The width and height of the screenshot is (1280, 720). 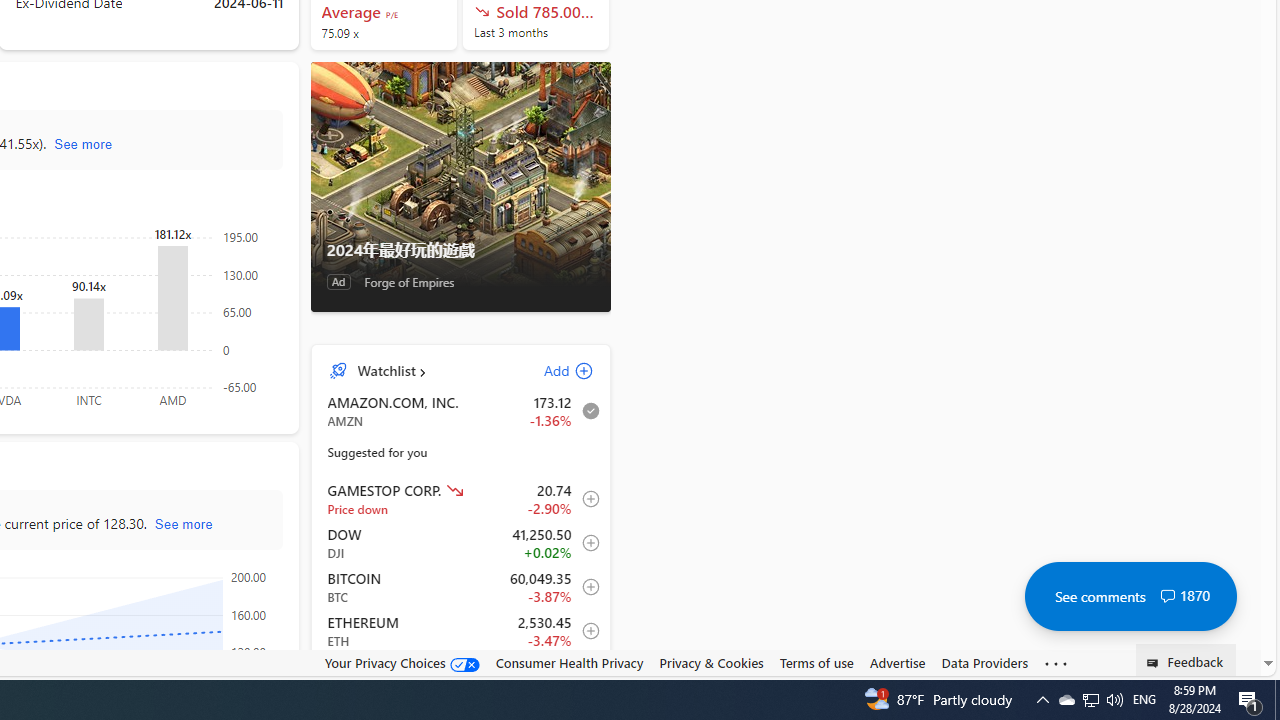 I want to click on 'Your Privacy Choices', so click(x=400, y=663).